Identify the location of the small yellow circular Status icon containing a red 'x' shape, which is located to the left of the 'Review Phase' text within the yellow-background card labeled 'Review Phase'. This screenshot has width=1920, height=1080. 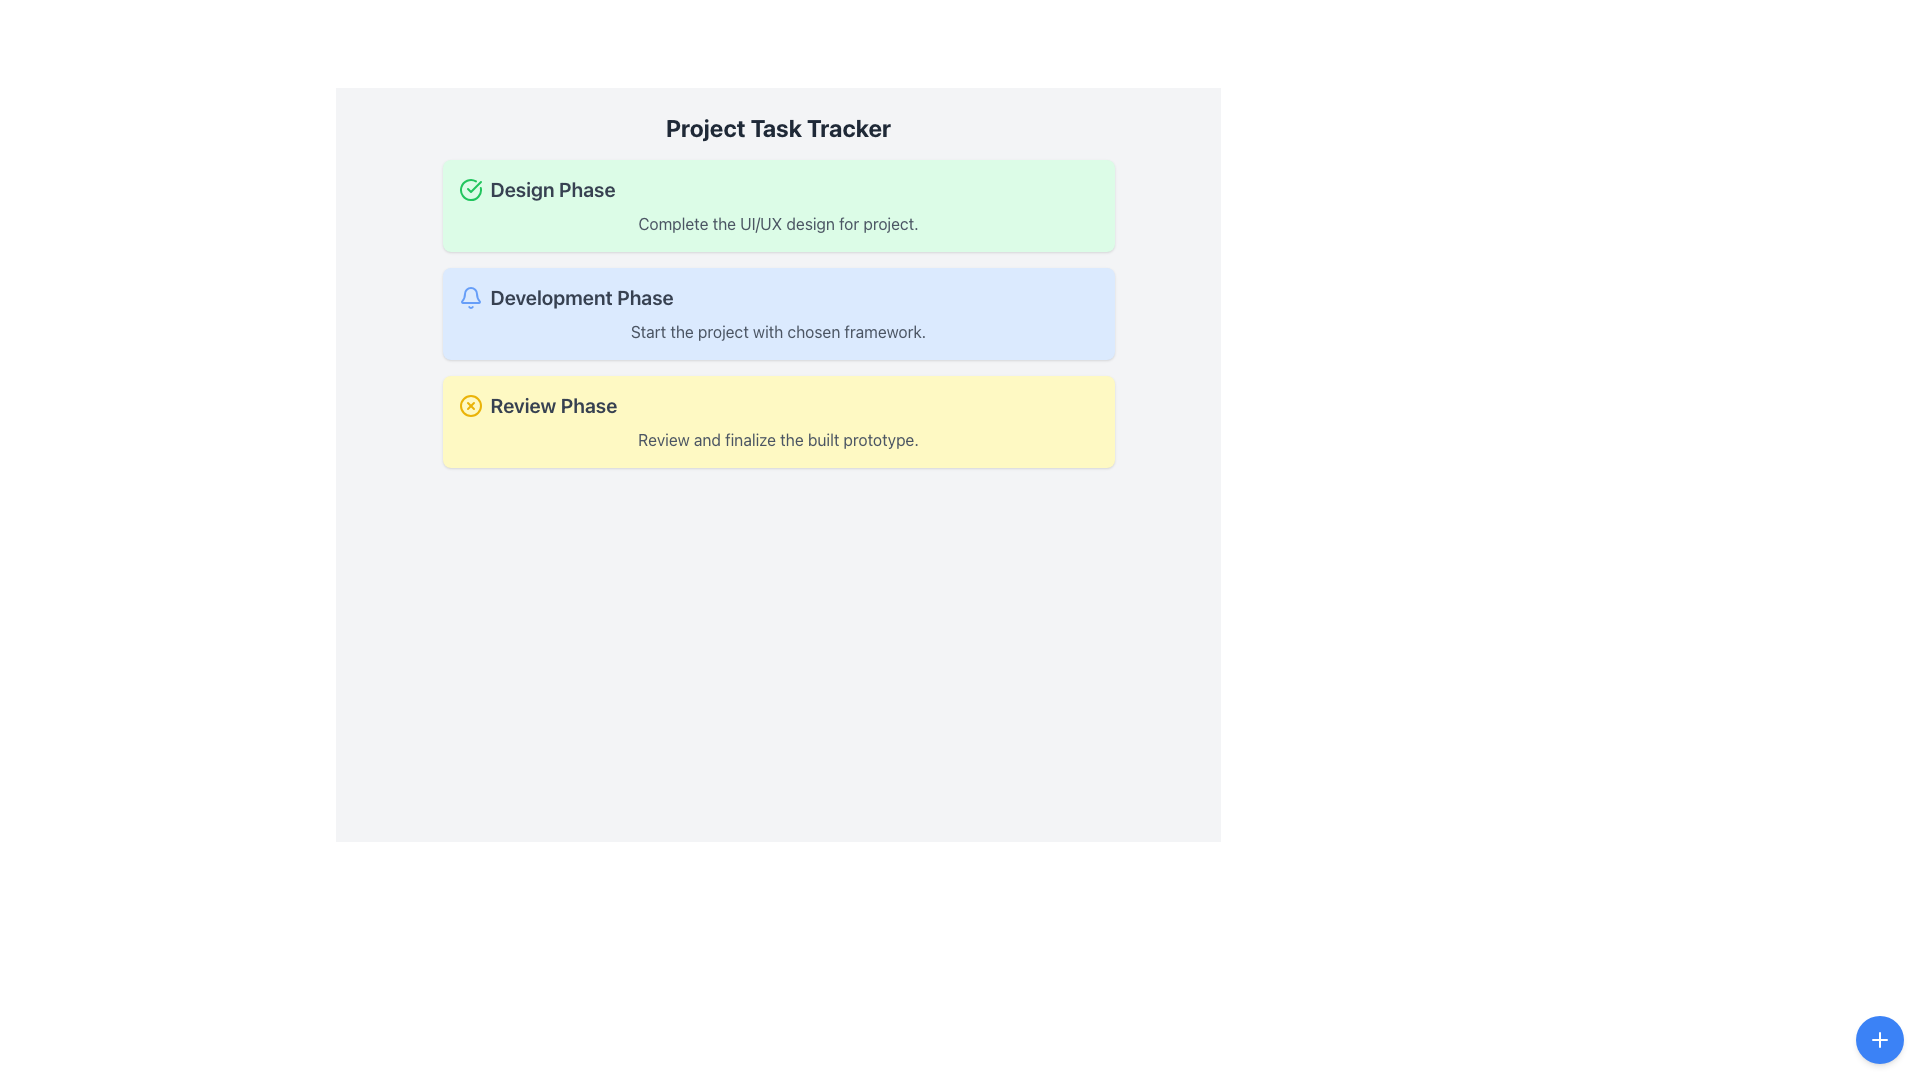
(469, 405).